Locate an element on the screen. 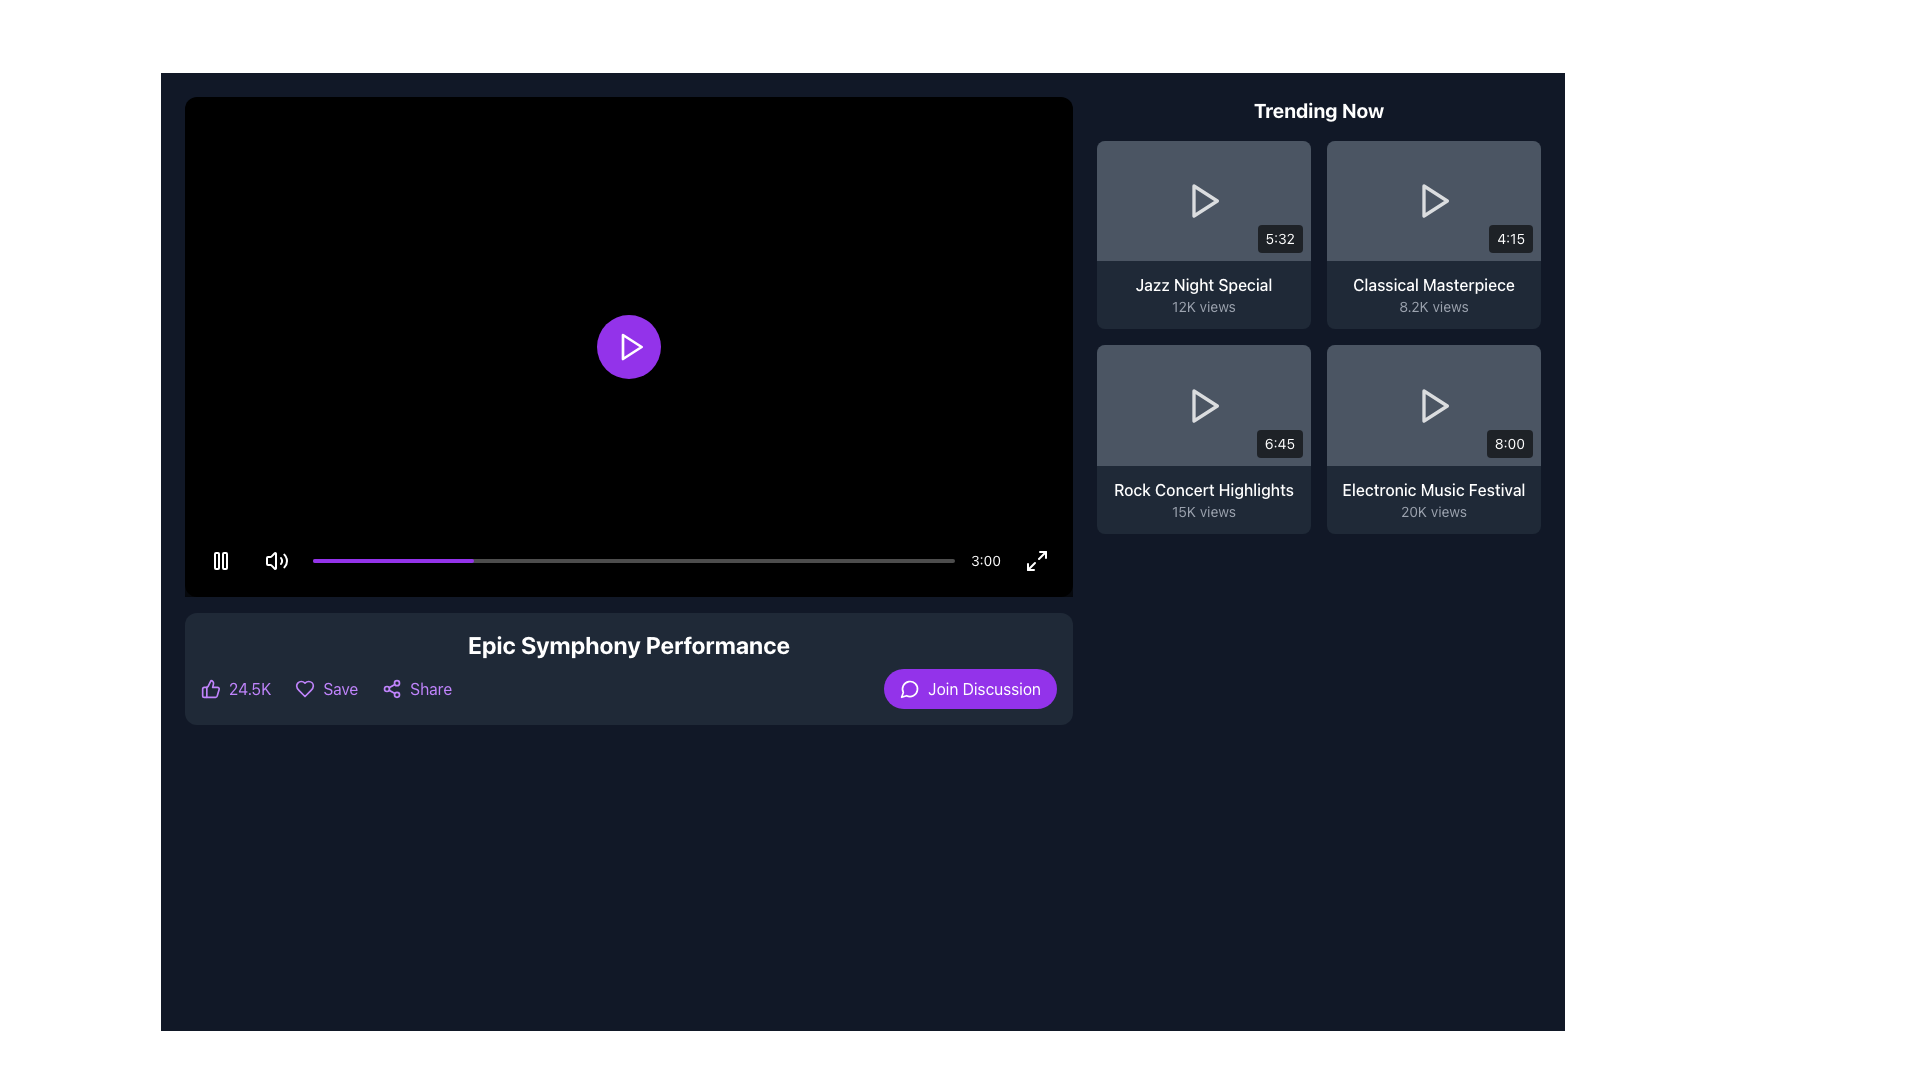  the text element displaying '3:00' in white color, located at the right end of the control bar at the bottom of the video player interface is located at coordinates (627, 559).